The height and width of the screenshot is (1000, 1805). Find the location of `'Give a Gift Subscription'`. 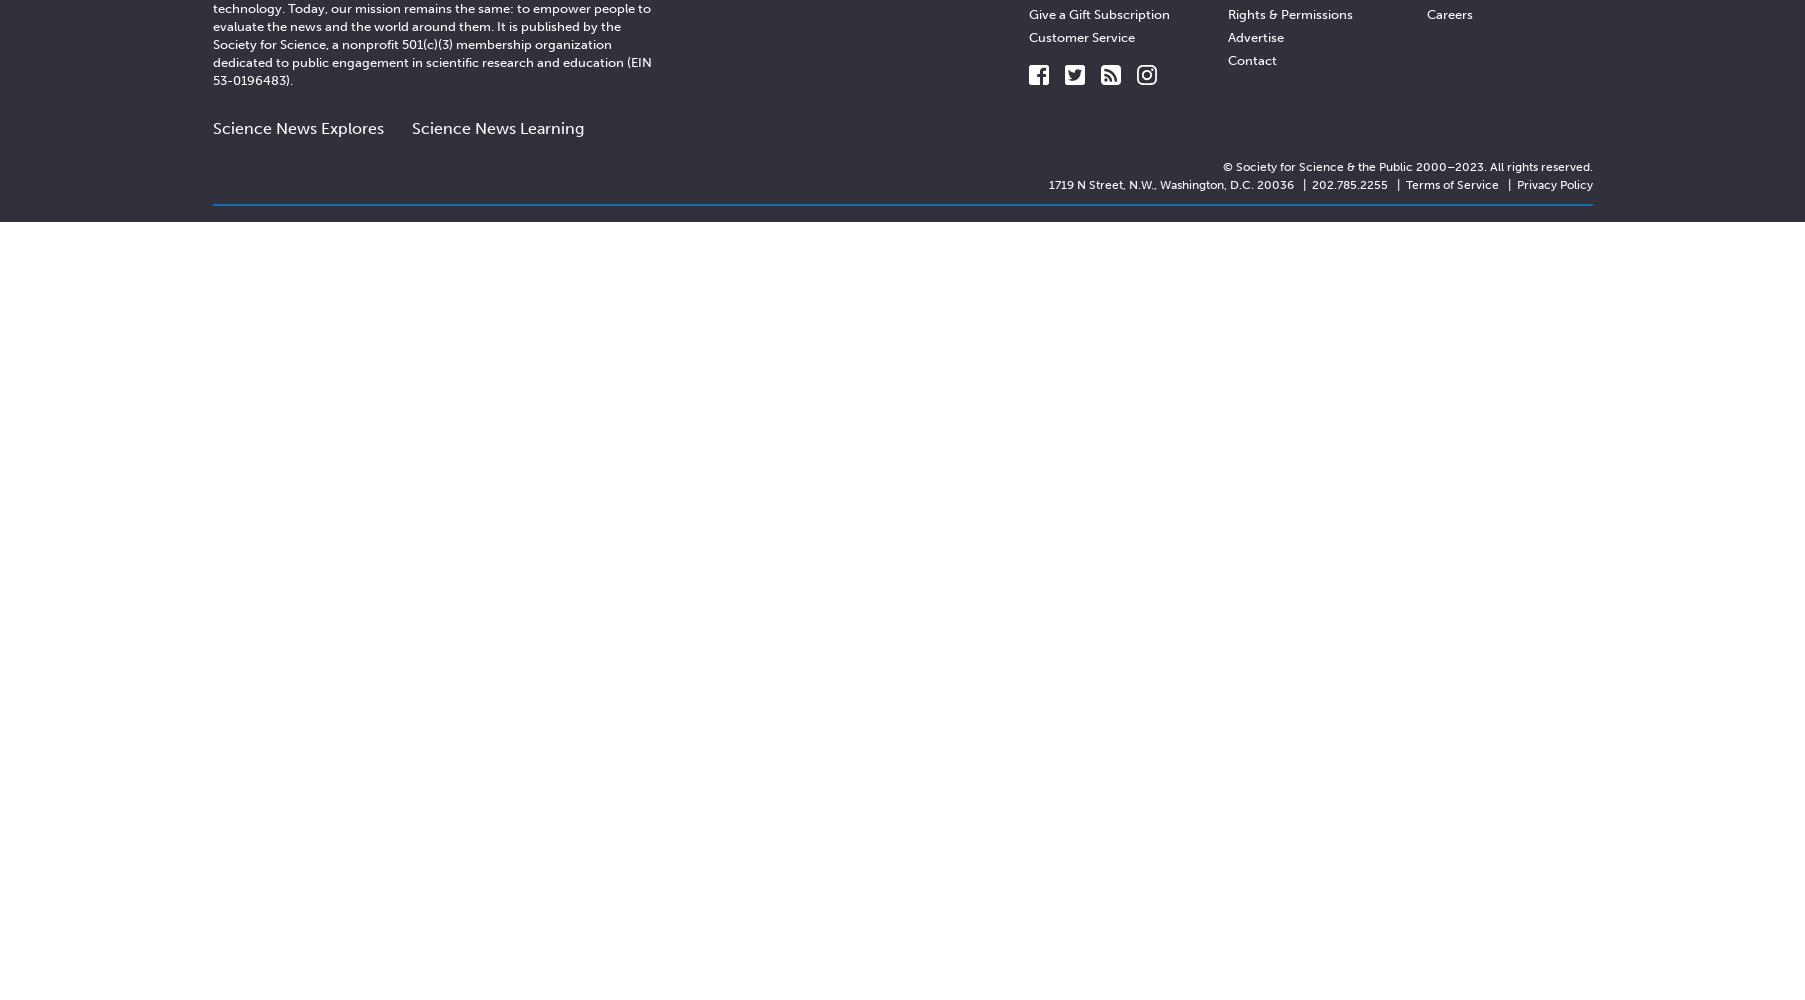

'Give a Gift Subscription' is located at coordinates (1099, 13).